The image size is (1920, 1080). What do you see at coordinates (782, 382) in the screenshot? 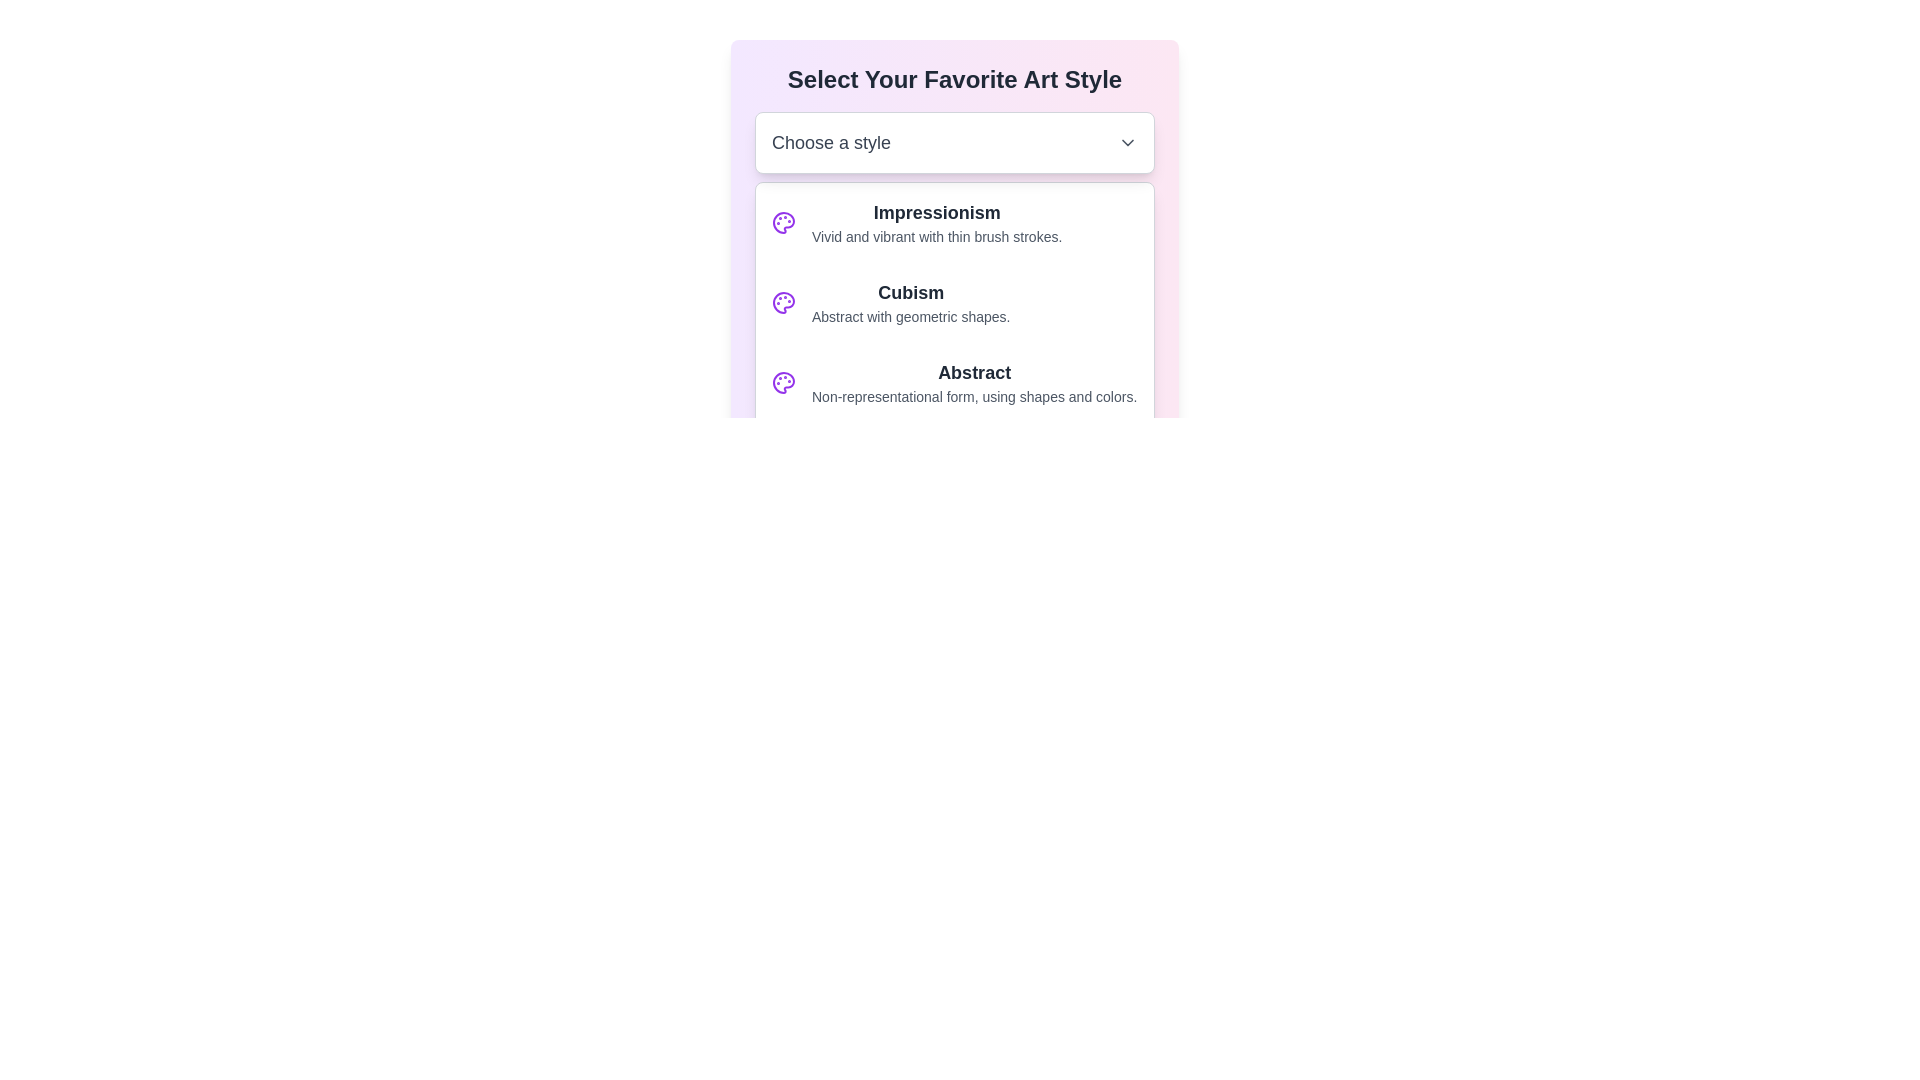
I see `the purple painter's palette icon next to the 'Abstract' text, which is identifiable by its circular paint color details` at bounding box center [782, 382].